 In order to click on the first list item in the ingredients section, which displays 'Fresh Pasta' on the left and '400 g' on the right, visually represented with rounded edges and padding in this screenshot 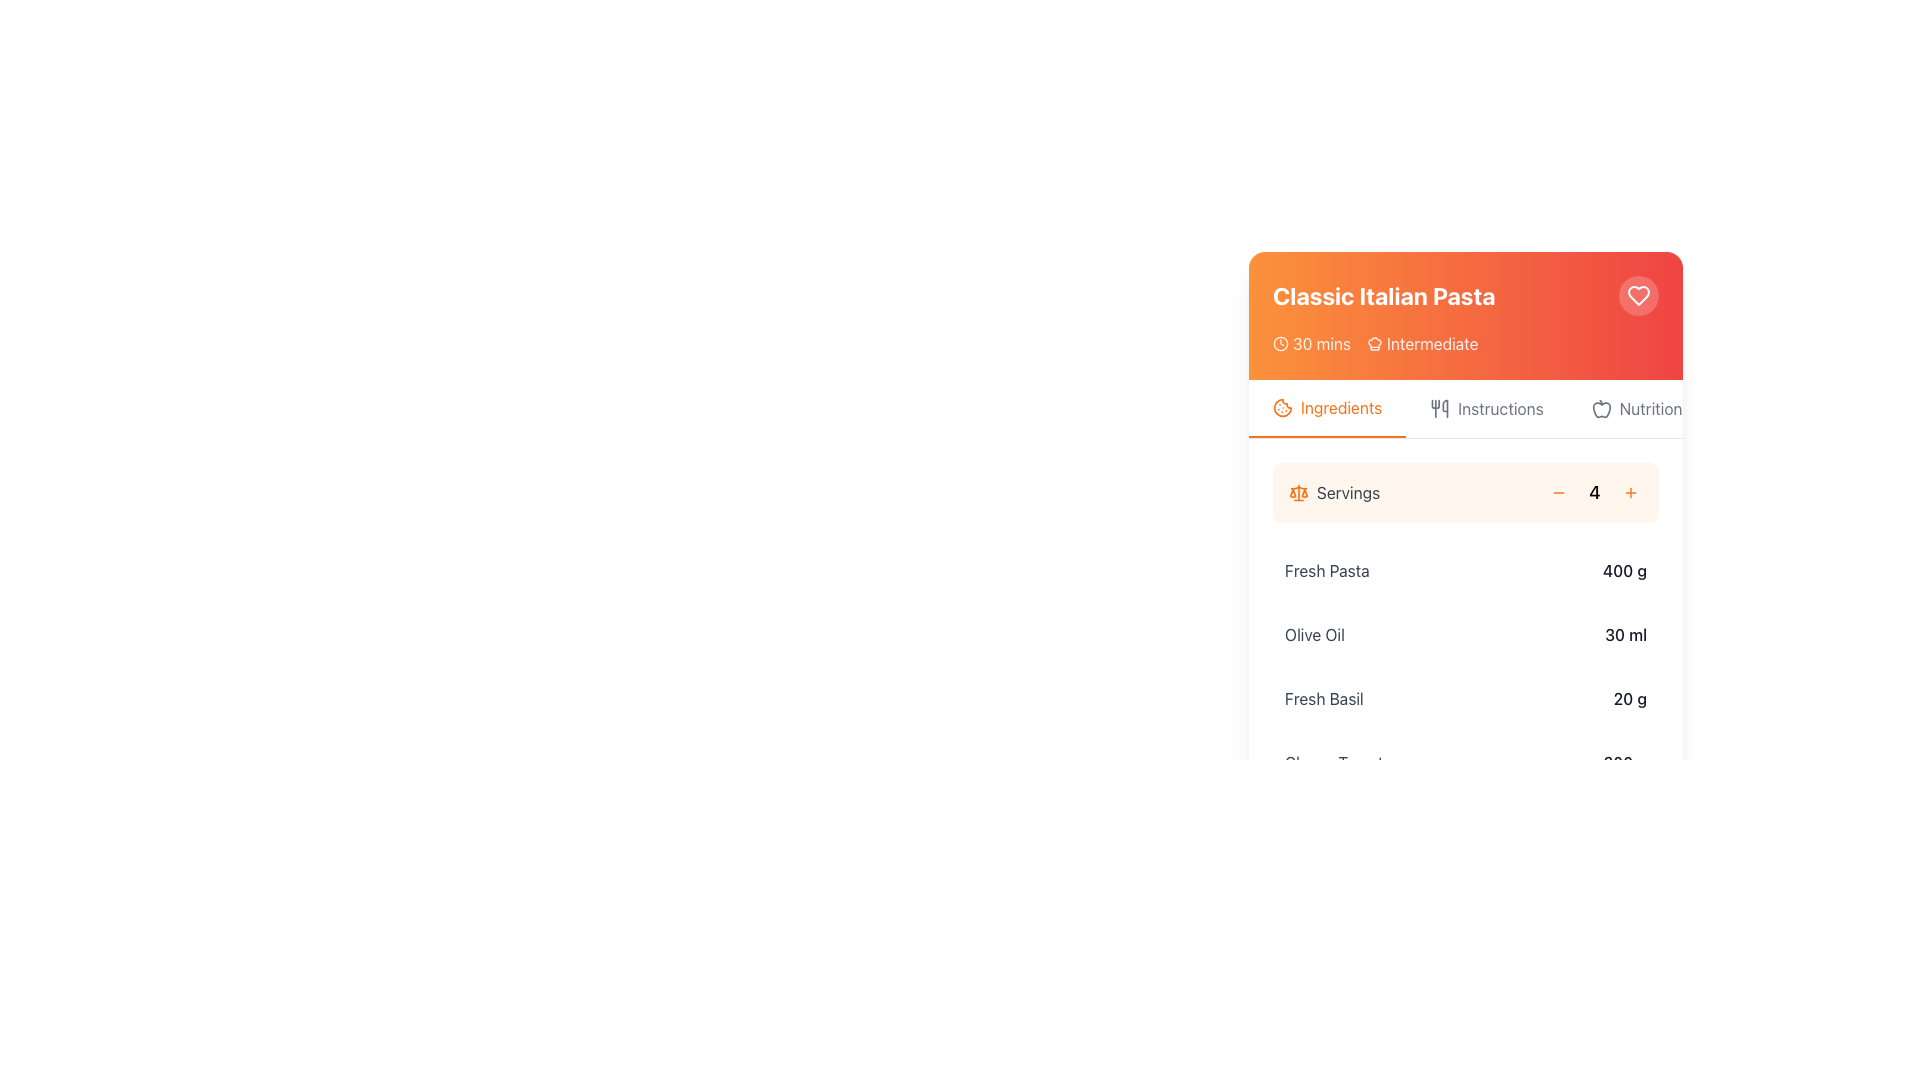, I will do `click(1465, 570)`.